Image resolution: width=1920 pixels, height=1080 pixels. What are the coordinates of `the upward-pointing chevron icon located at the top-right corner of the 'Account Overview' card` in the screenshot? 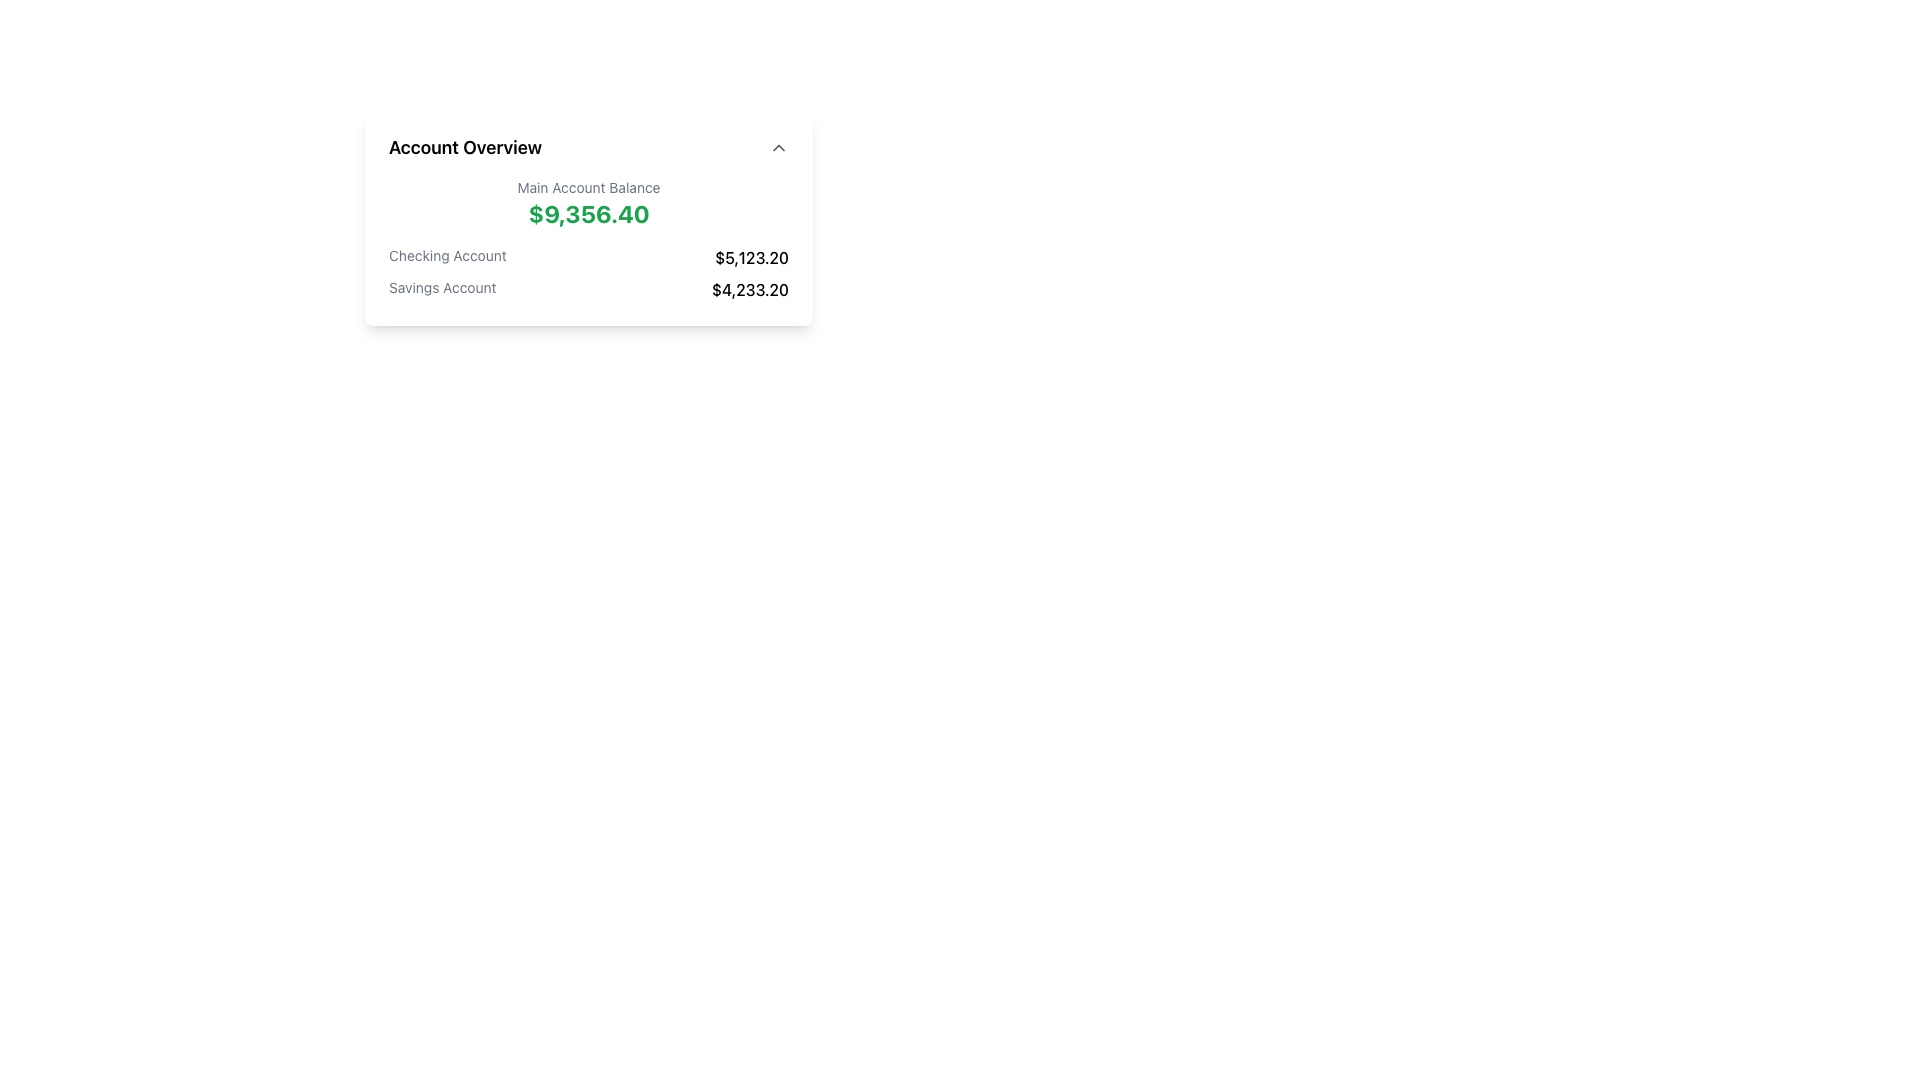 It's located at (777, 146).